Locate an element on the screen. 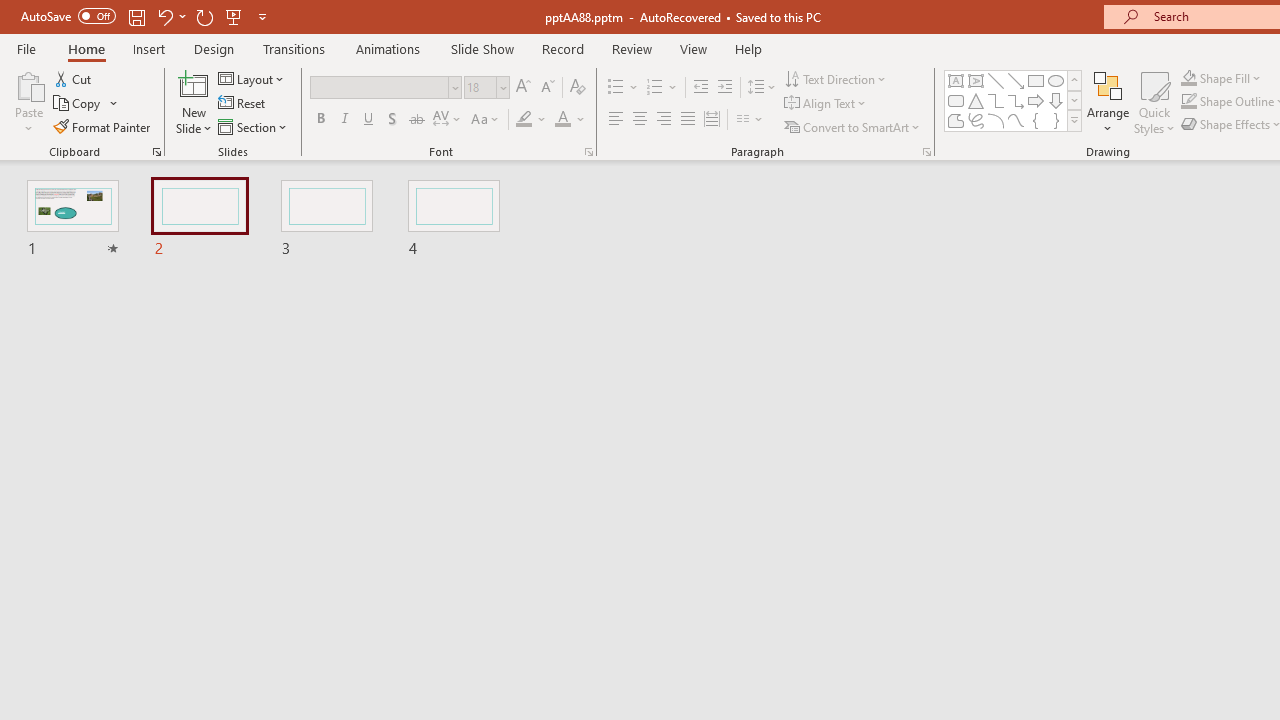 The image size is (1280, 720). 'Oval' is located at coordinates (1055, 80).